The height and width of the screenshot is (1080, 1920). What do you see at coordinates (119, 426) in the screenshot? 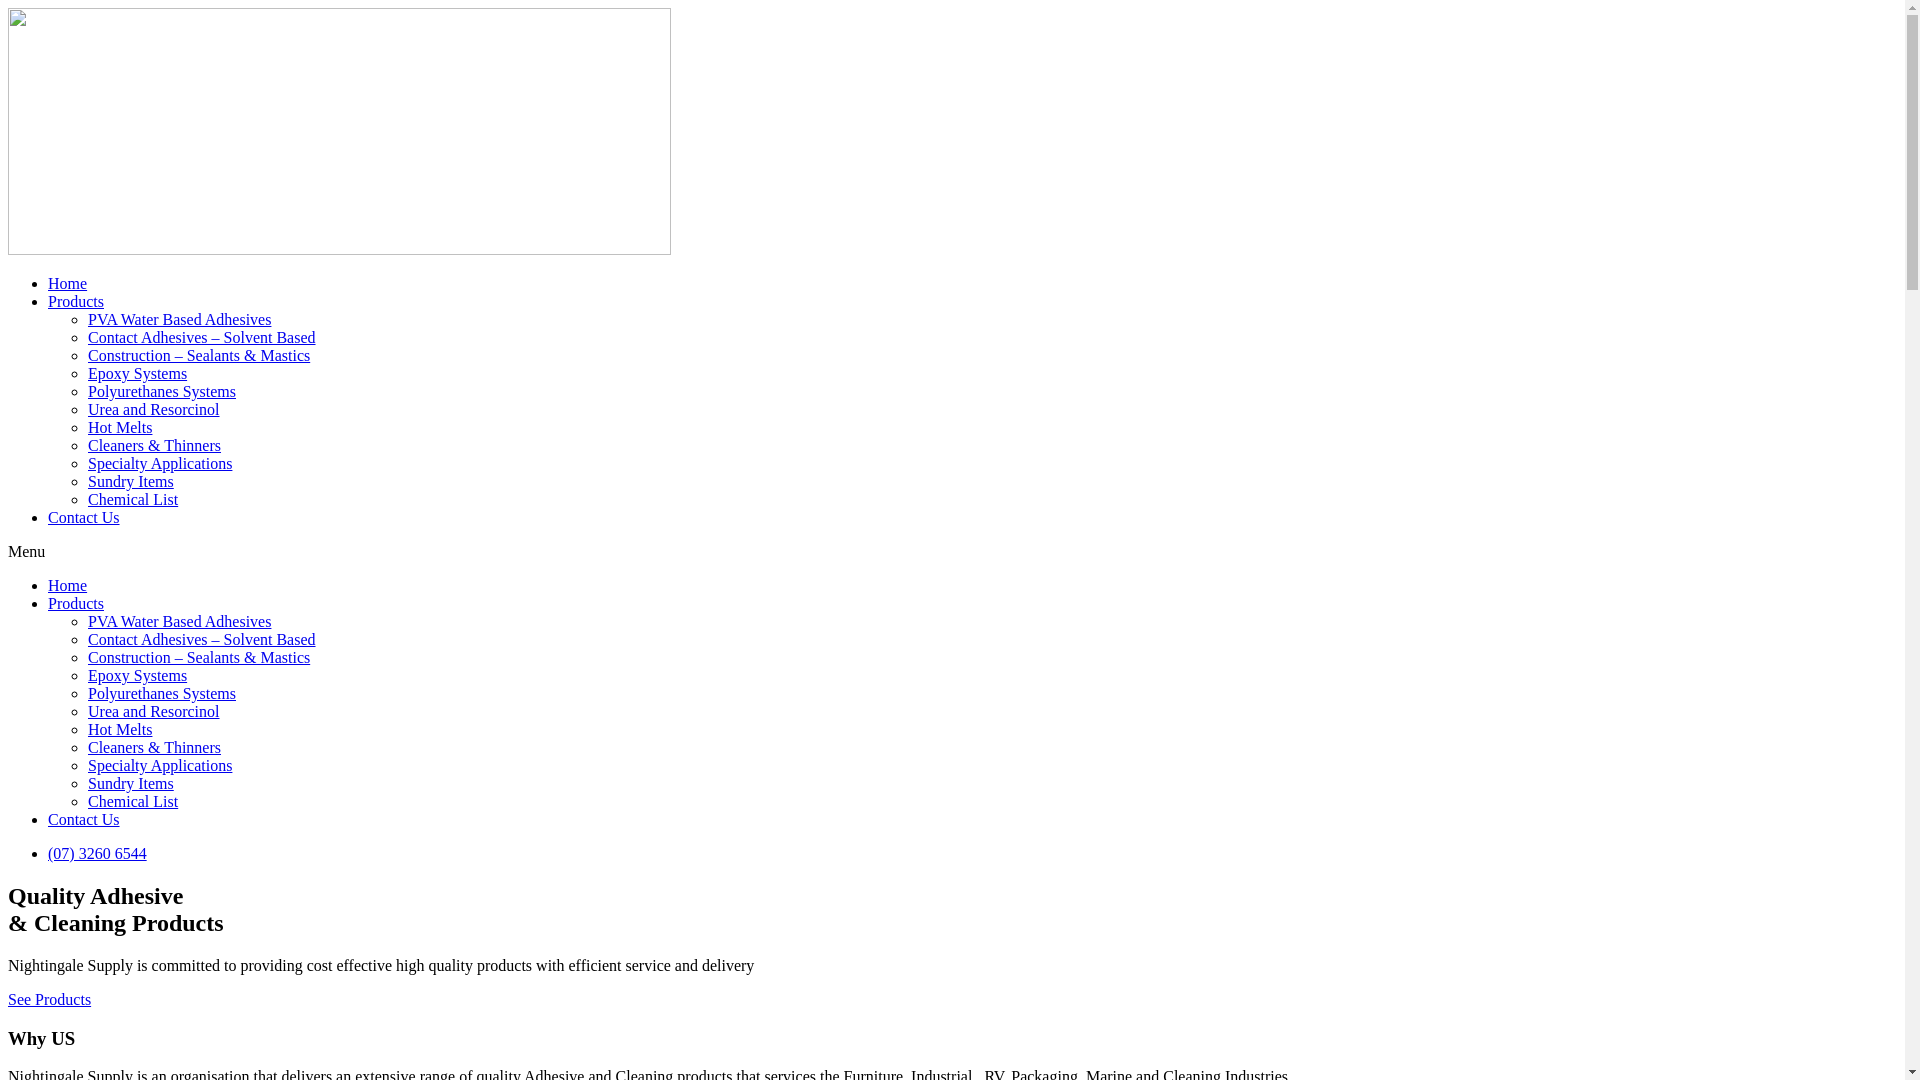
I see `'Hot Melts'` at bounding box center [119, 426].